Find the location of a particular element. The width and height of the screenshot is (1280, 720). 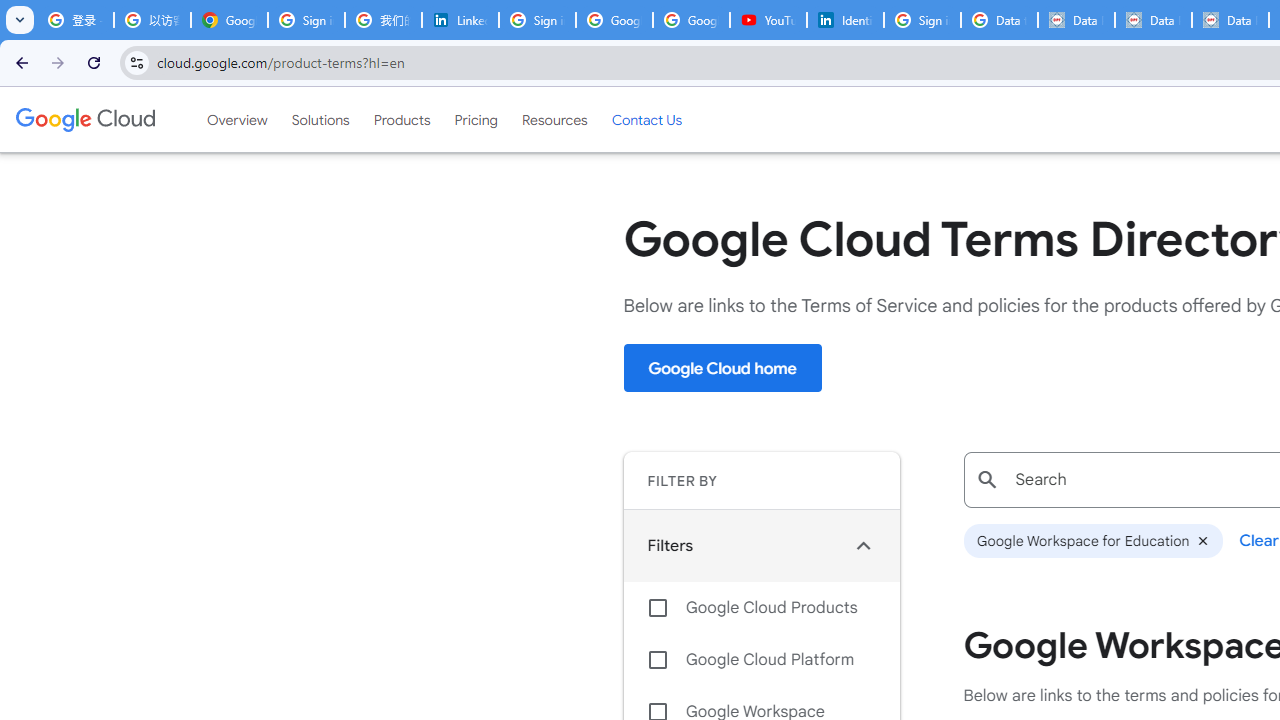

'Sign in - Google Accounts' is located at coordinates (305, 20).